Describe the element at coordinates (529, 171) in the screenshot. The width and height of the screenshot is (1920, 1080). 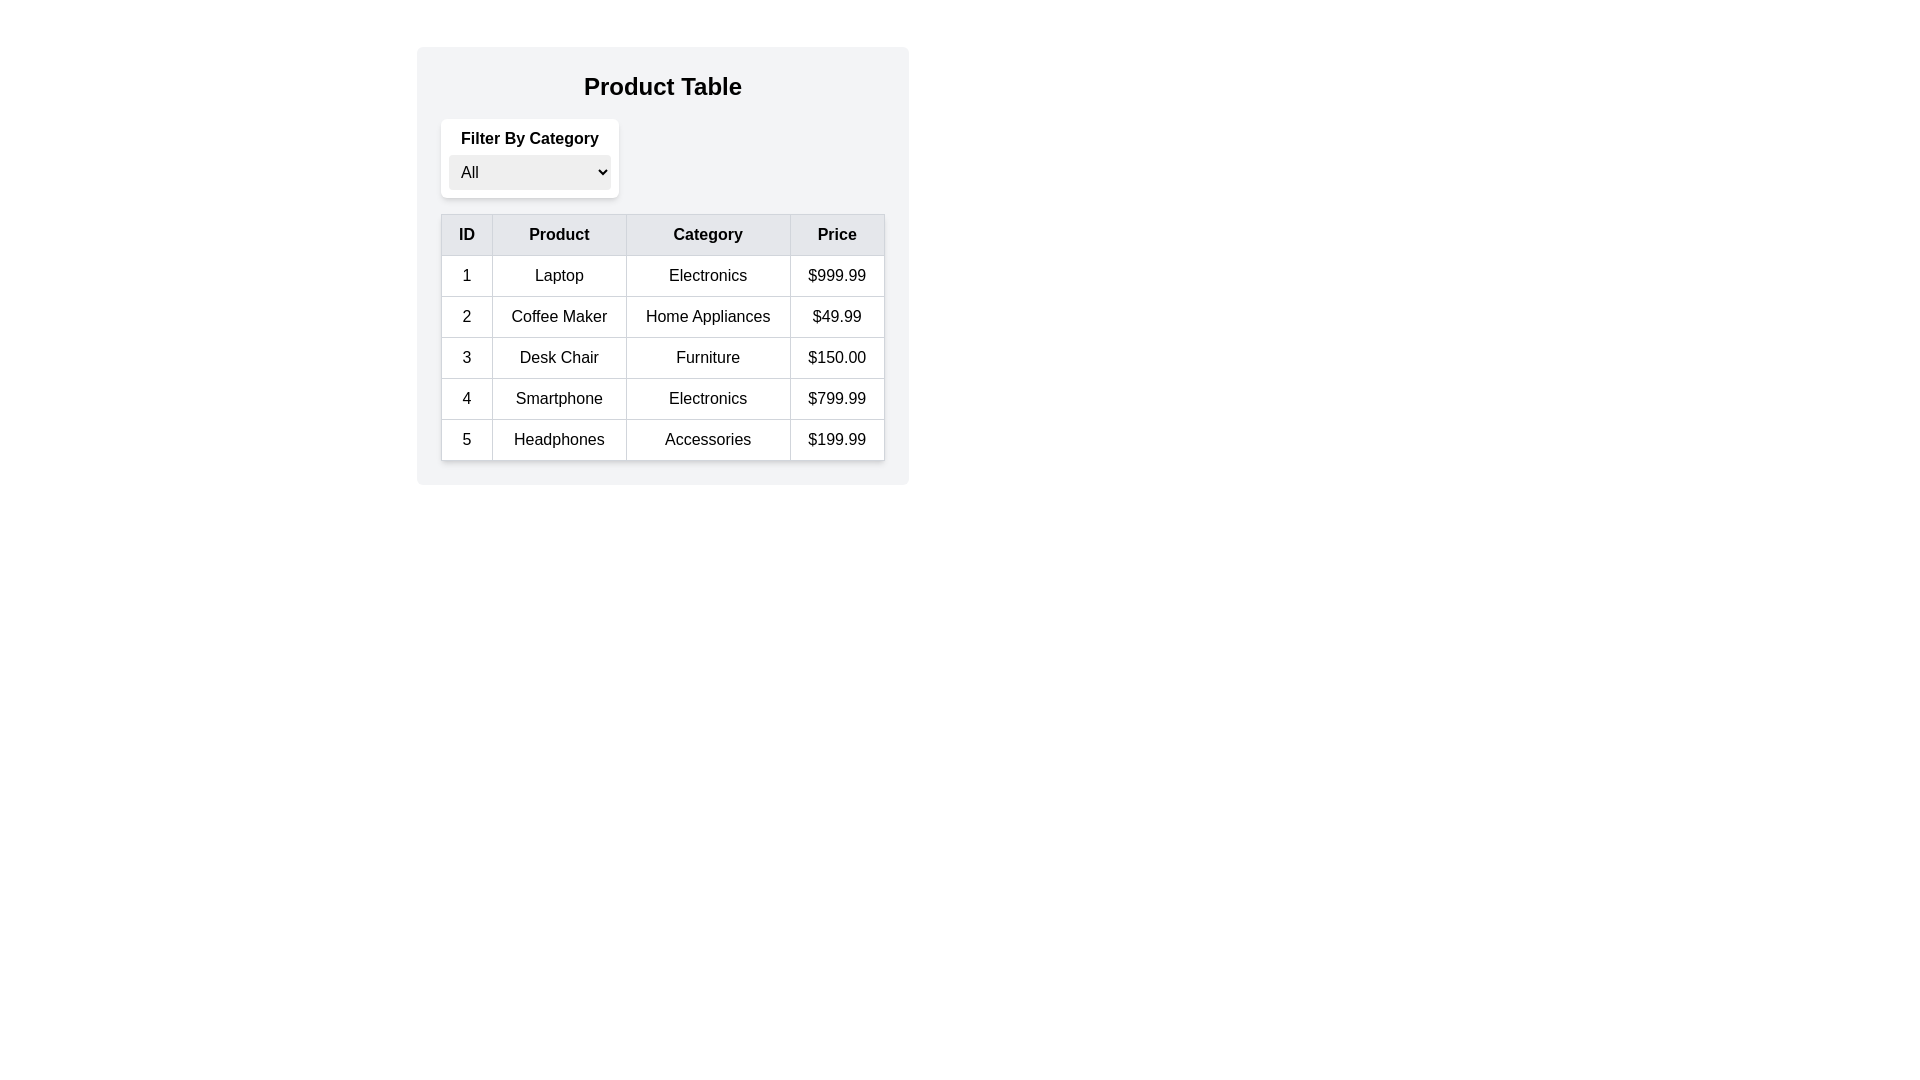
I see `an option from the dropdown menu located directly below the 'Filter By Category' title to filter products by category` at that location.